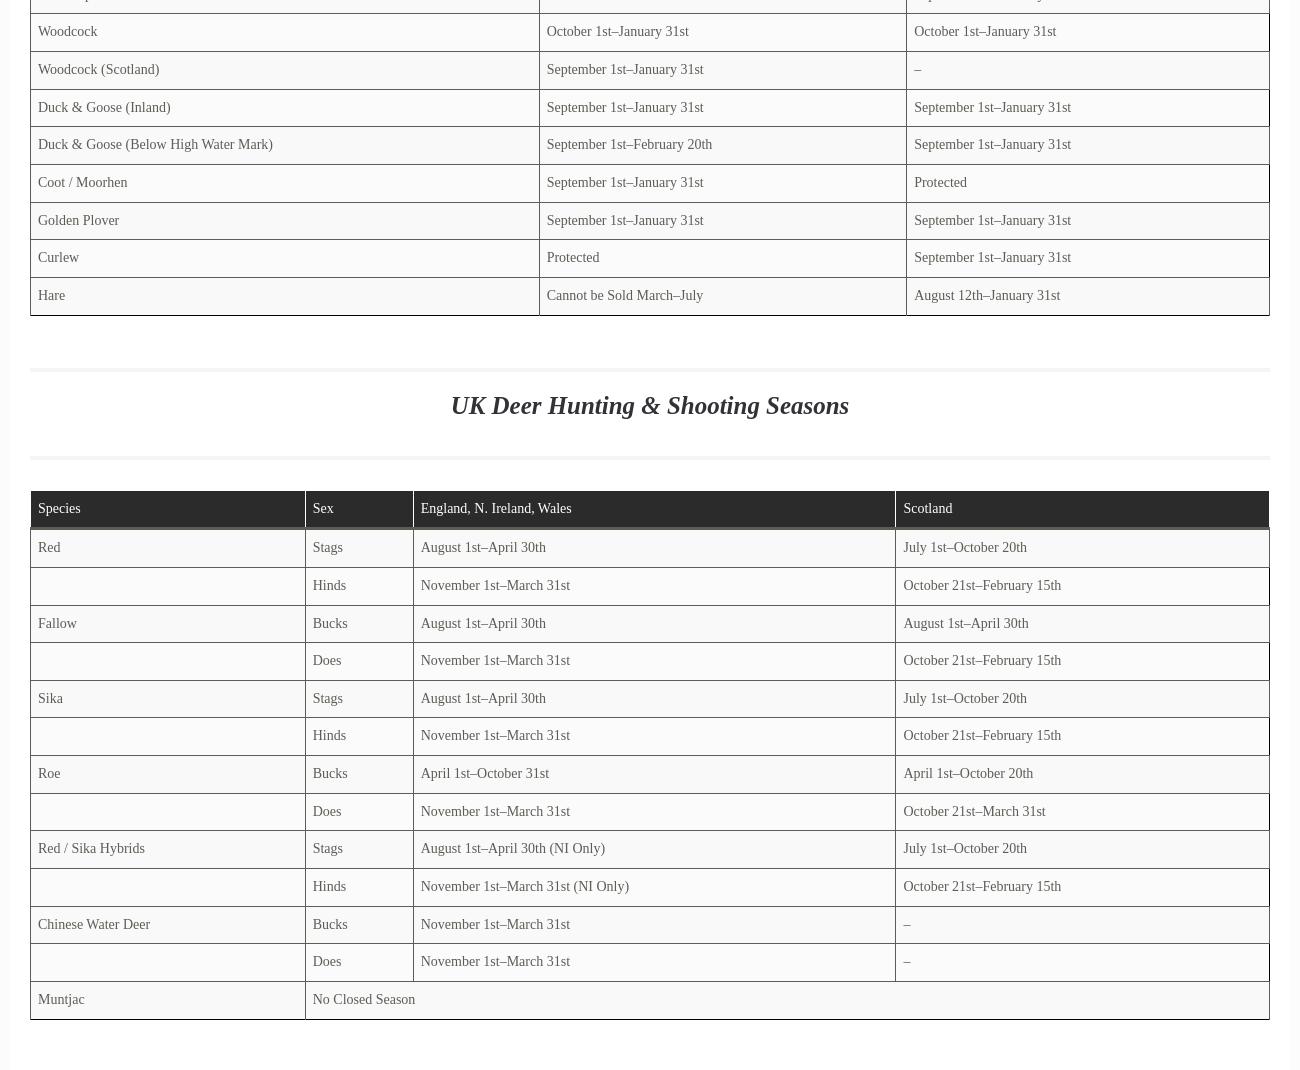  What do you see at coordinates (495, 507) in the screenshot?
I see `'England, N. Ireland, Wales'` at bounding box center [495, 507].